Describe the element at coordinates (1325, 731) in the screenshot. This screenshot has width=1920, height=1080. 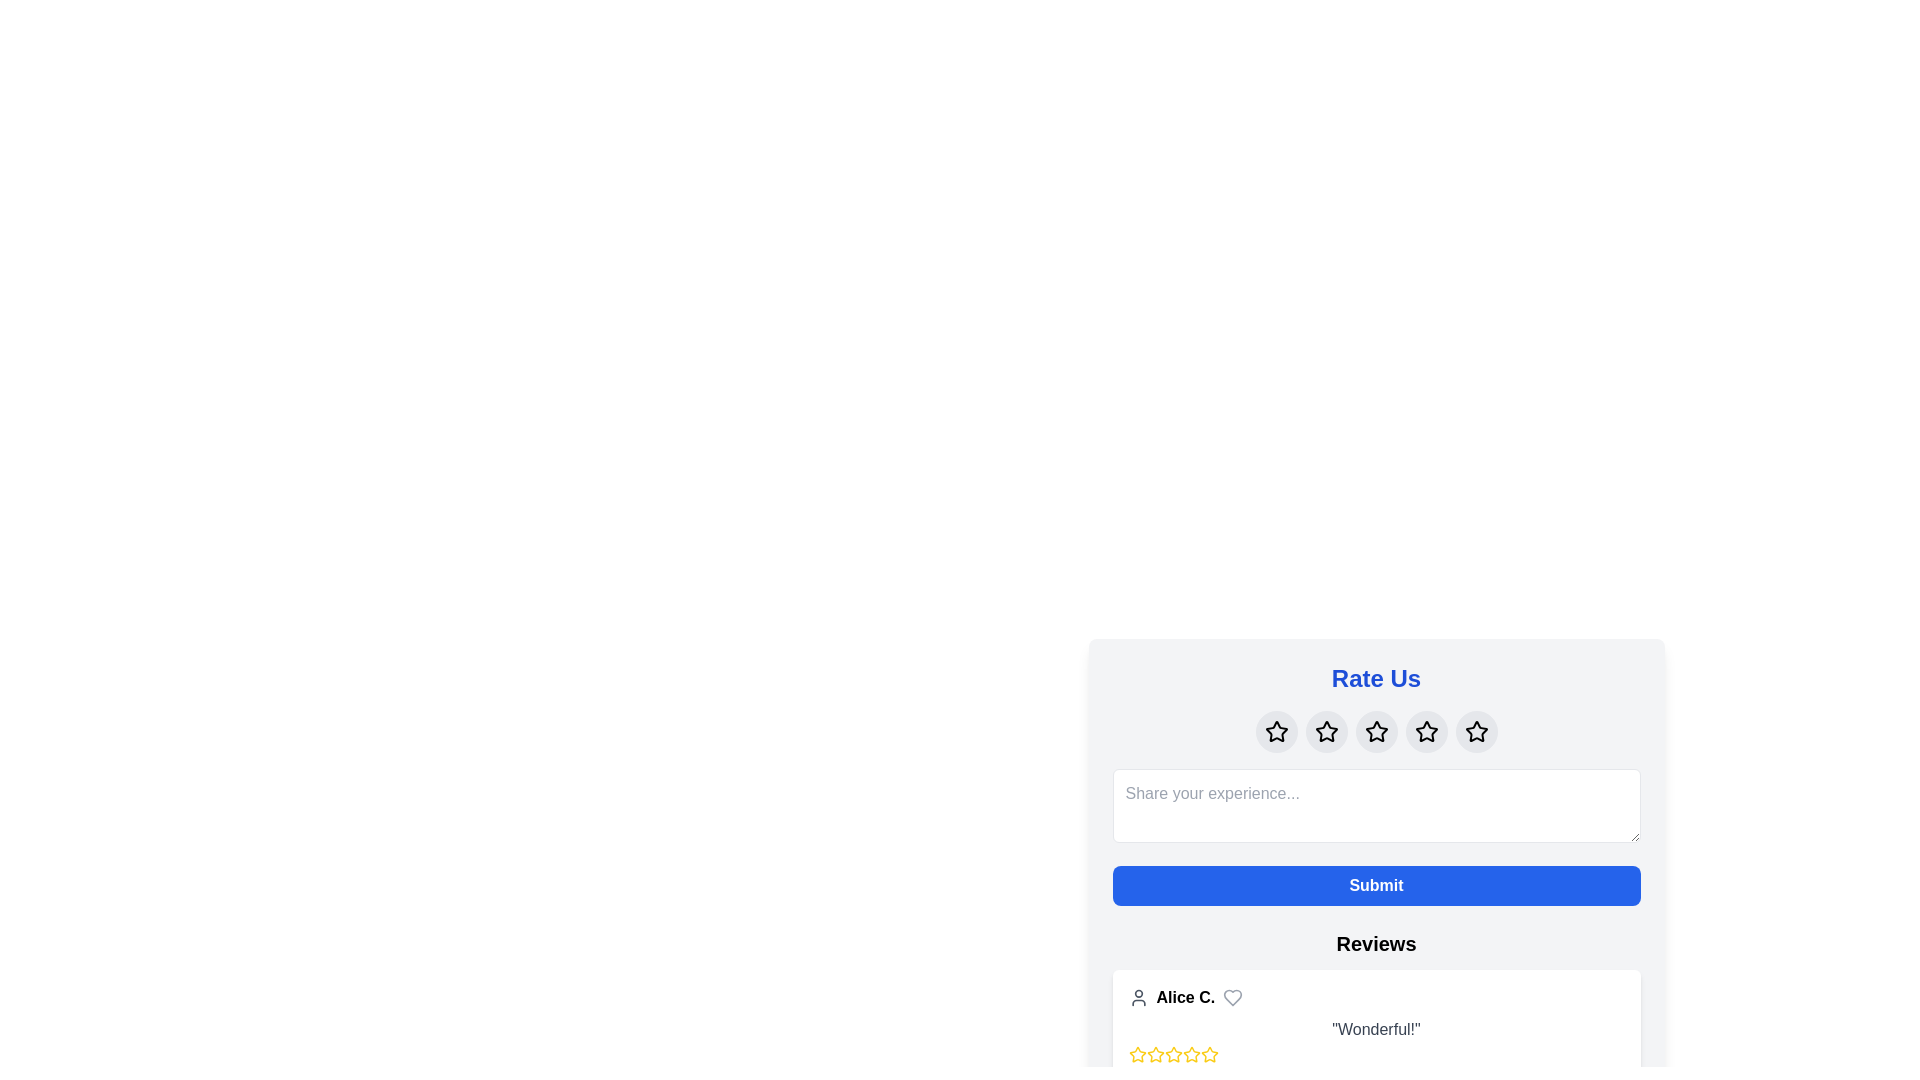
I see `the central interactive star icon` at that location.